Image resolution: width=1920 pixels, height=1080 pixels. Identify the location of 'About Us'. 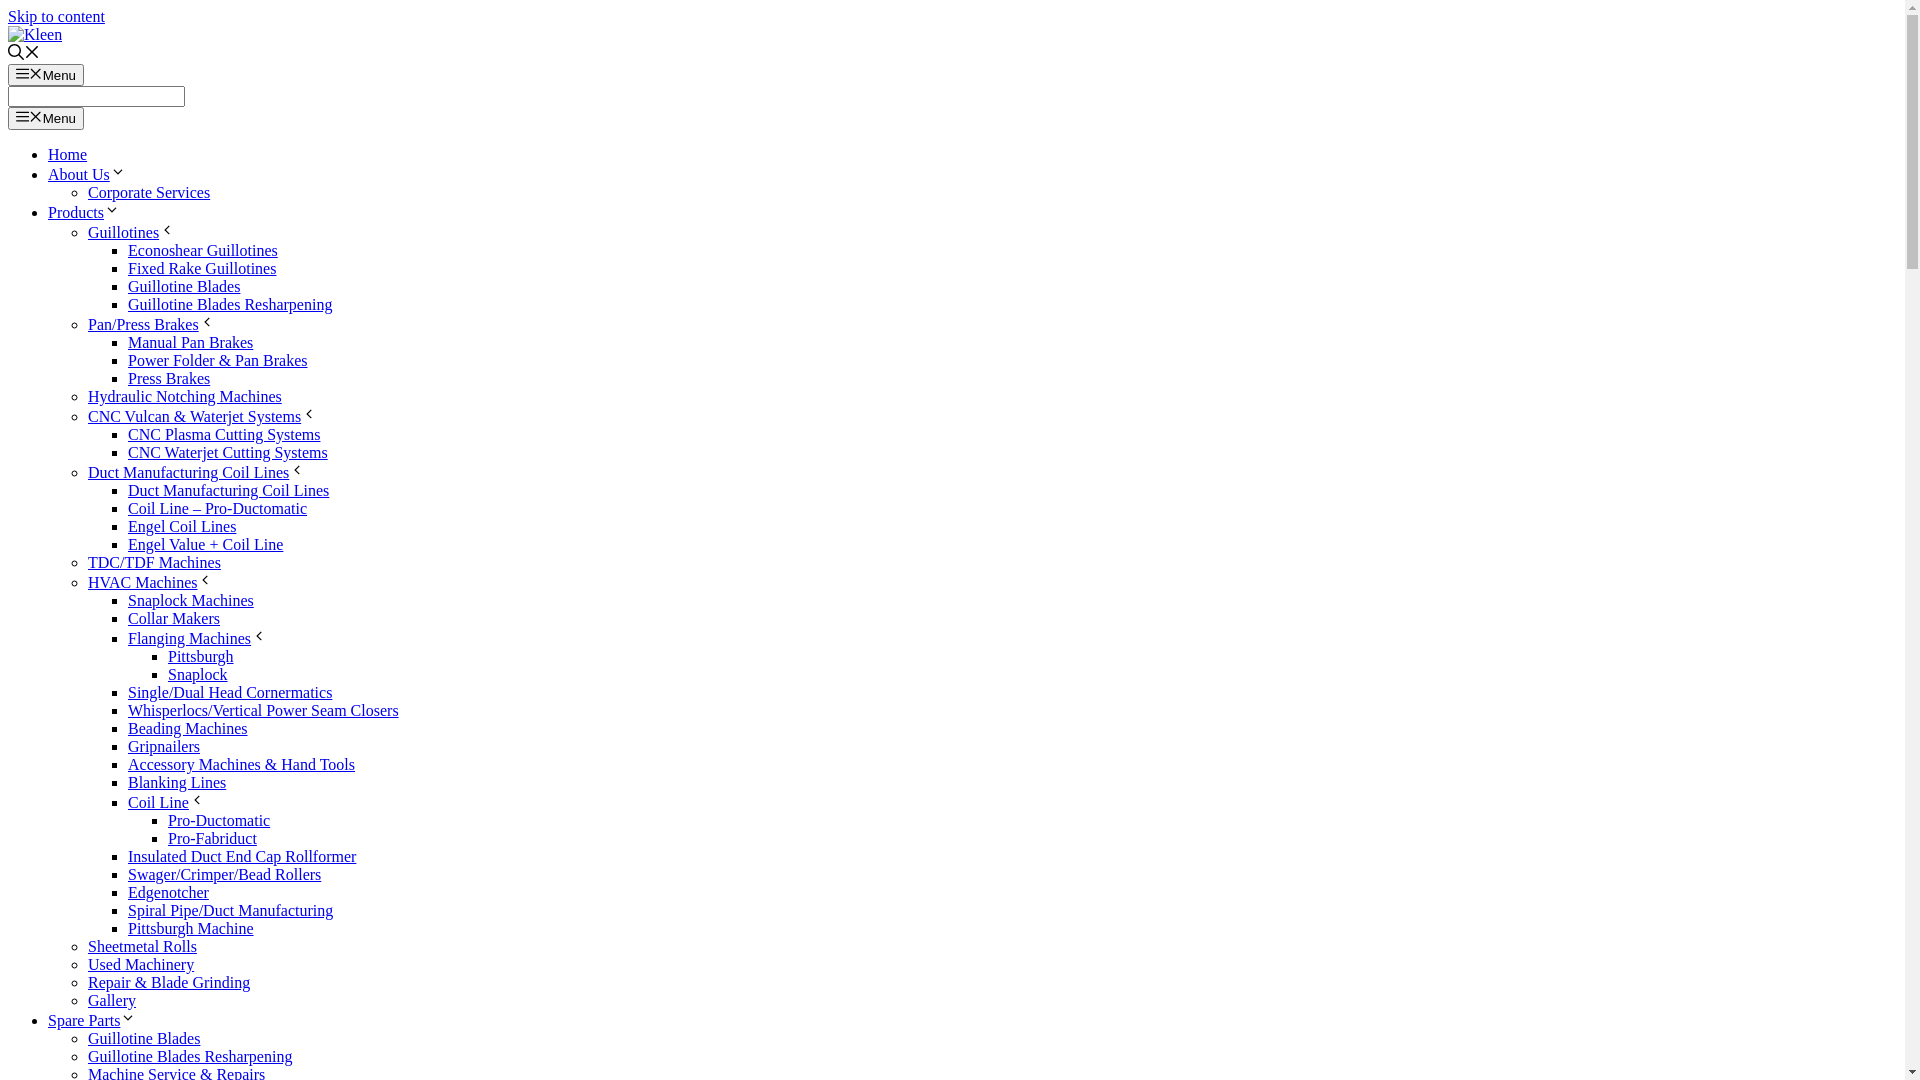
(85, 173).